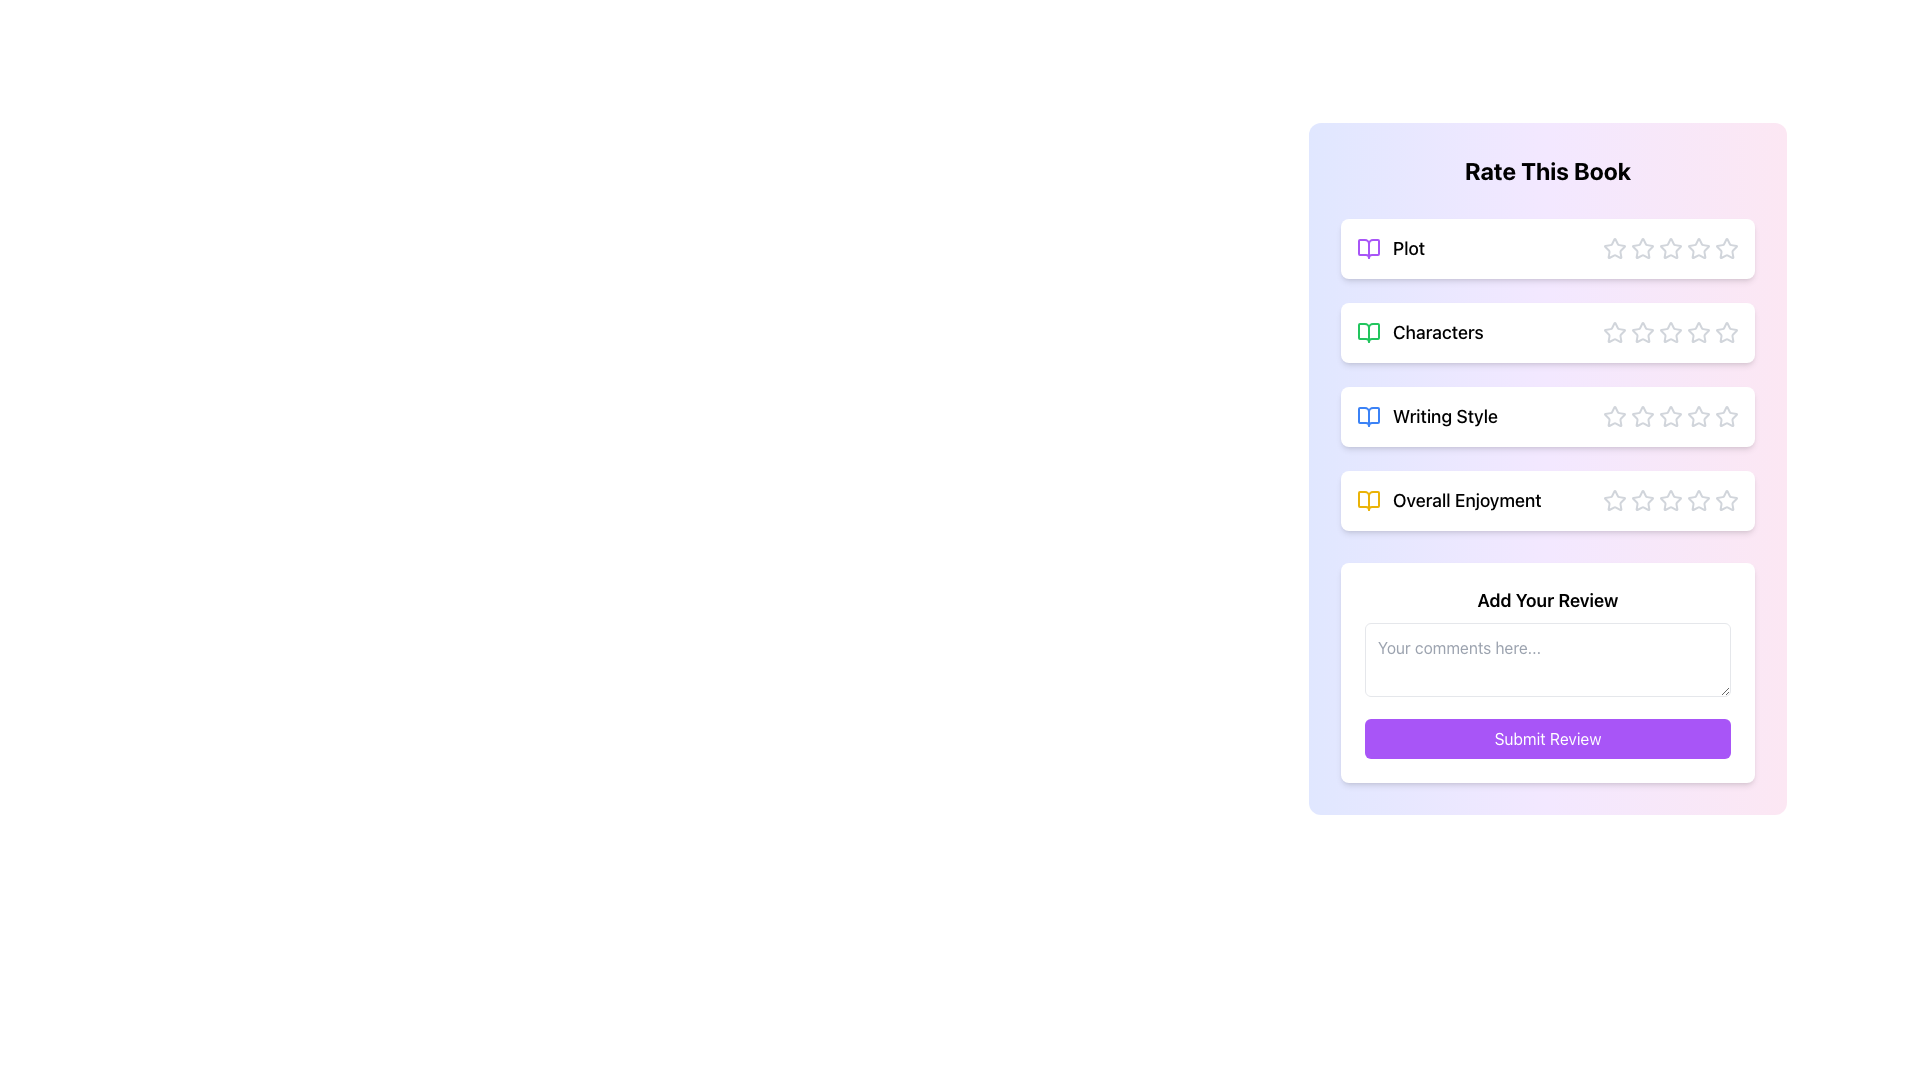 This screenshot has width=1920, height=1080. What do you see at coordinates (1419, 331) in the screenshot?
I see `the 'Characters' label with a green book icon, which is the second item in the vertical list under 'Rate This Book'` at bounding box center [1419, 331].